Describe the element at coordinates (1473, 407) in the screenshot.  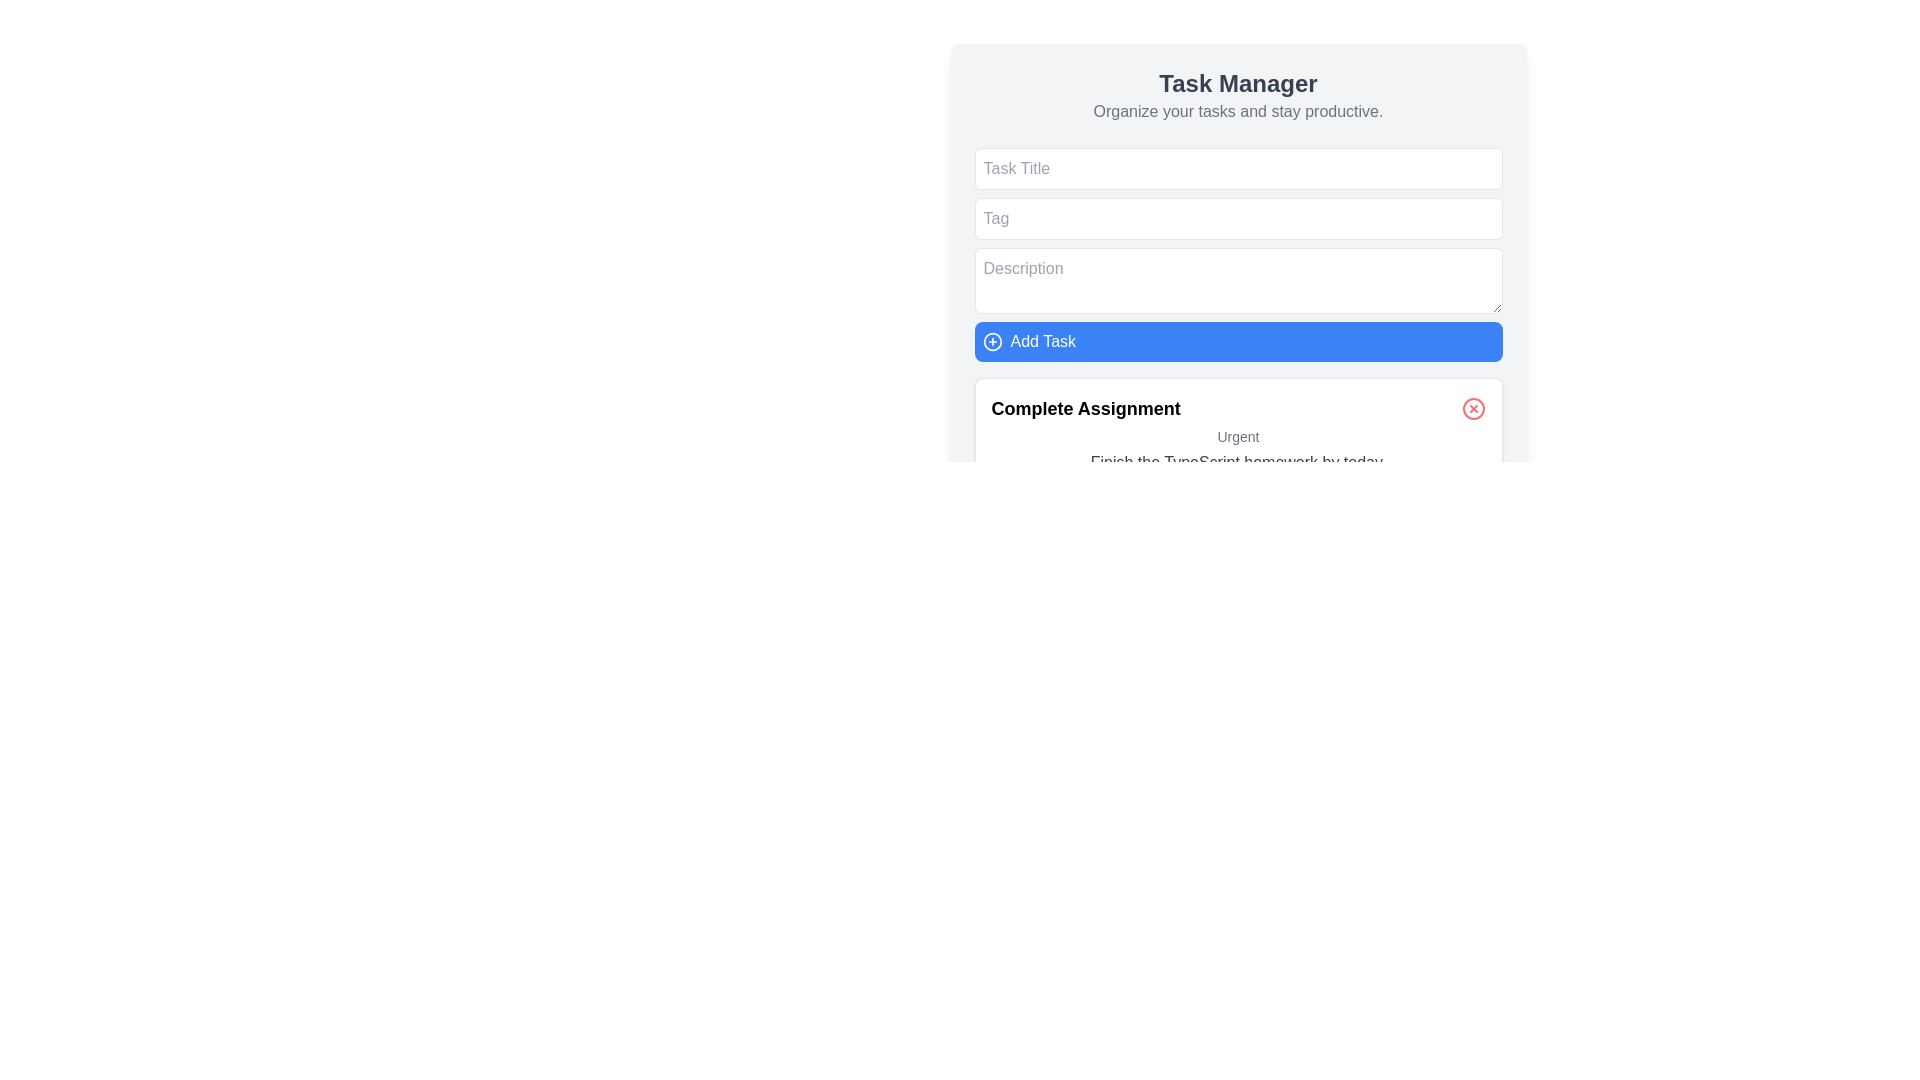
I see `the SVG circle that functions as a Close or Delete icon, located adjacent to the 'Complete Assignment' section` at that location.